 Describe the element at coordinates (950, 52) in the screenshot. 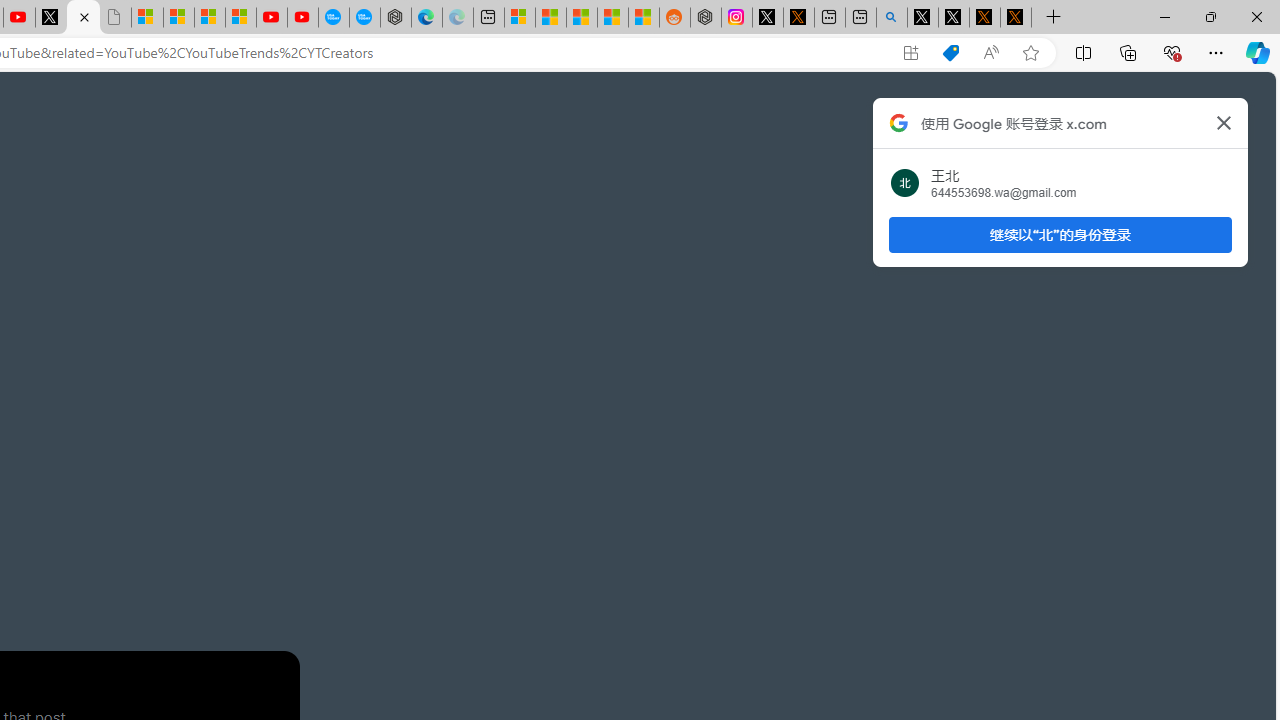

I see `'Shopping in Microsoft Edge'` at that location.